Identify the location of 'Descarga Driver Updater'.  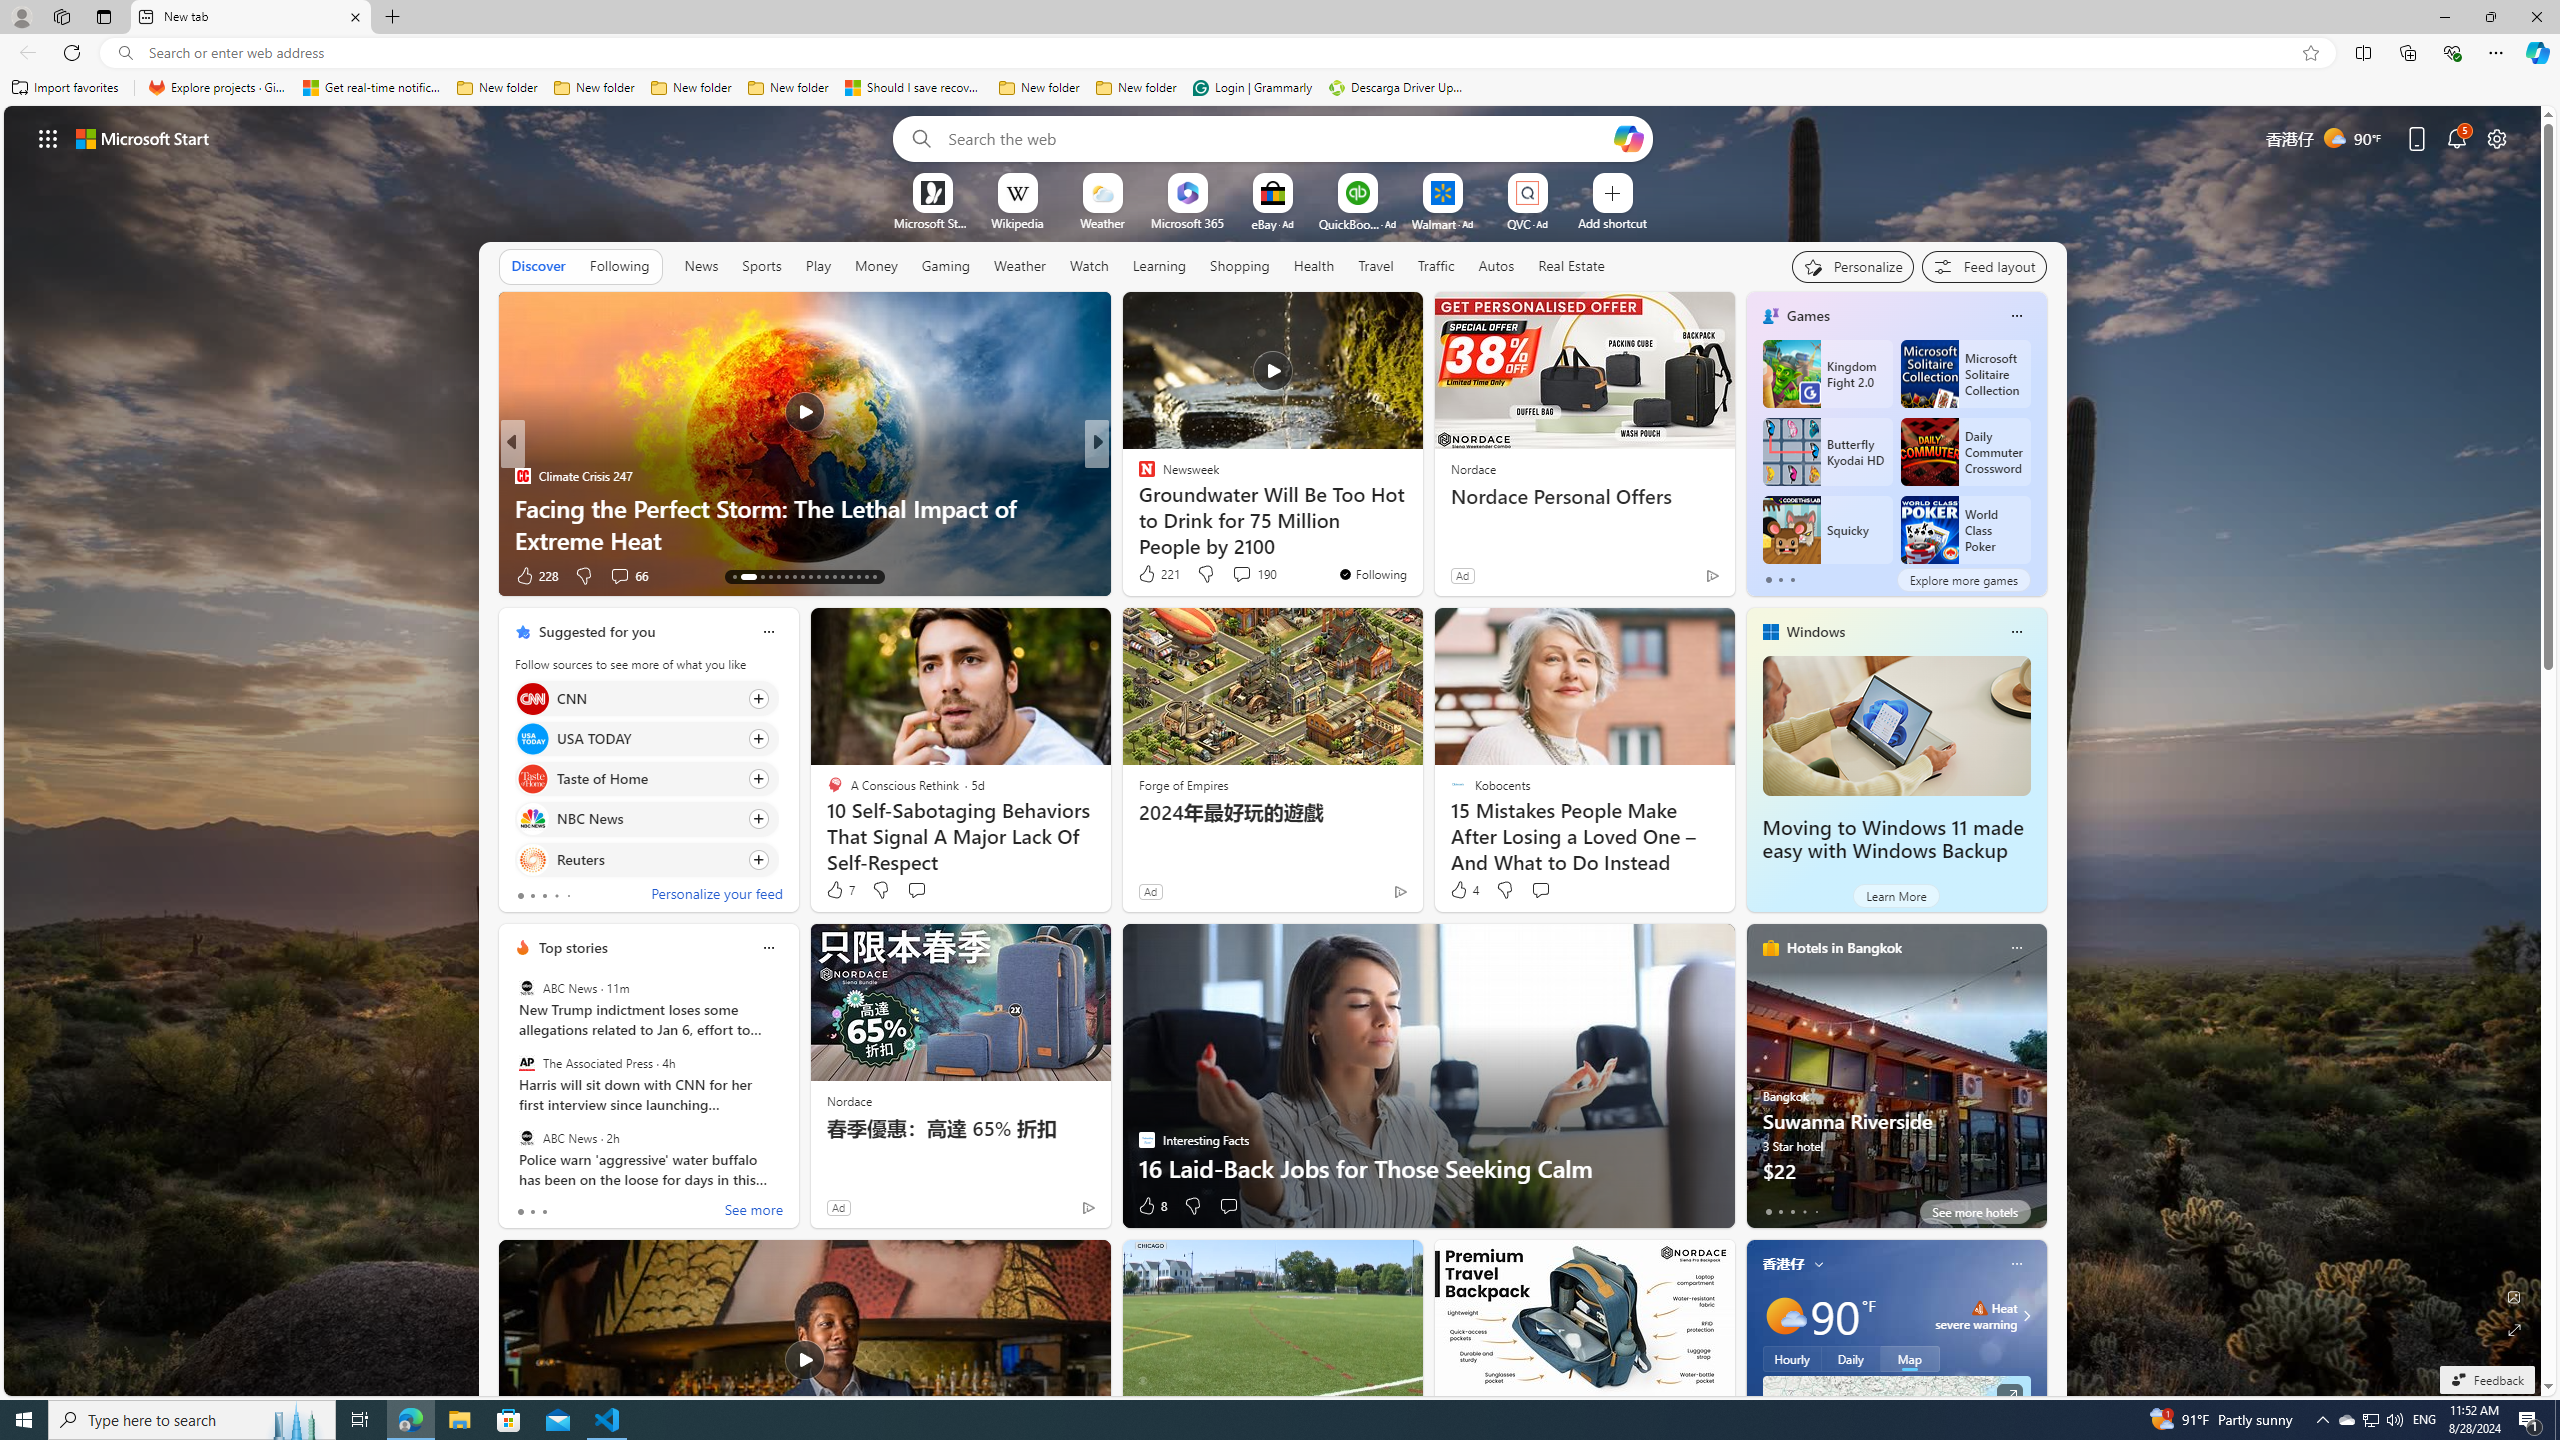
(1397, 87).